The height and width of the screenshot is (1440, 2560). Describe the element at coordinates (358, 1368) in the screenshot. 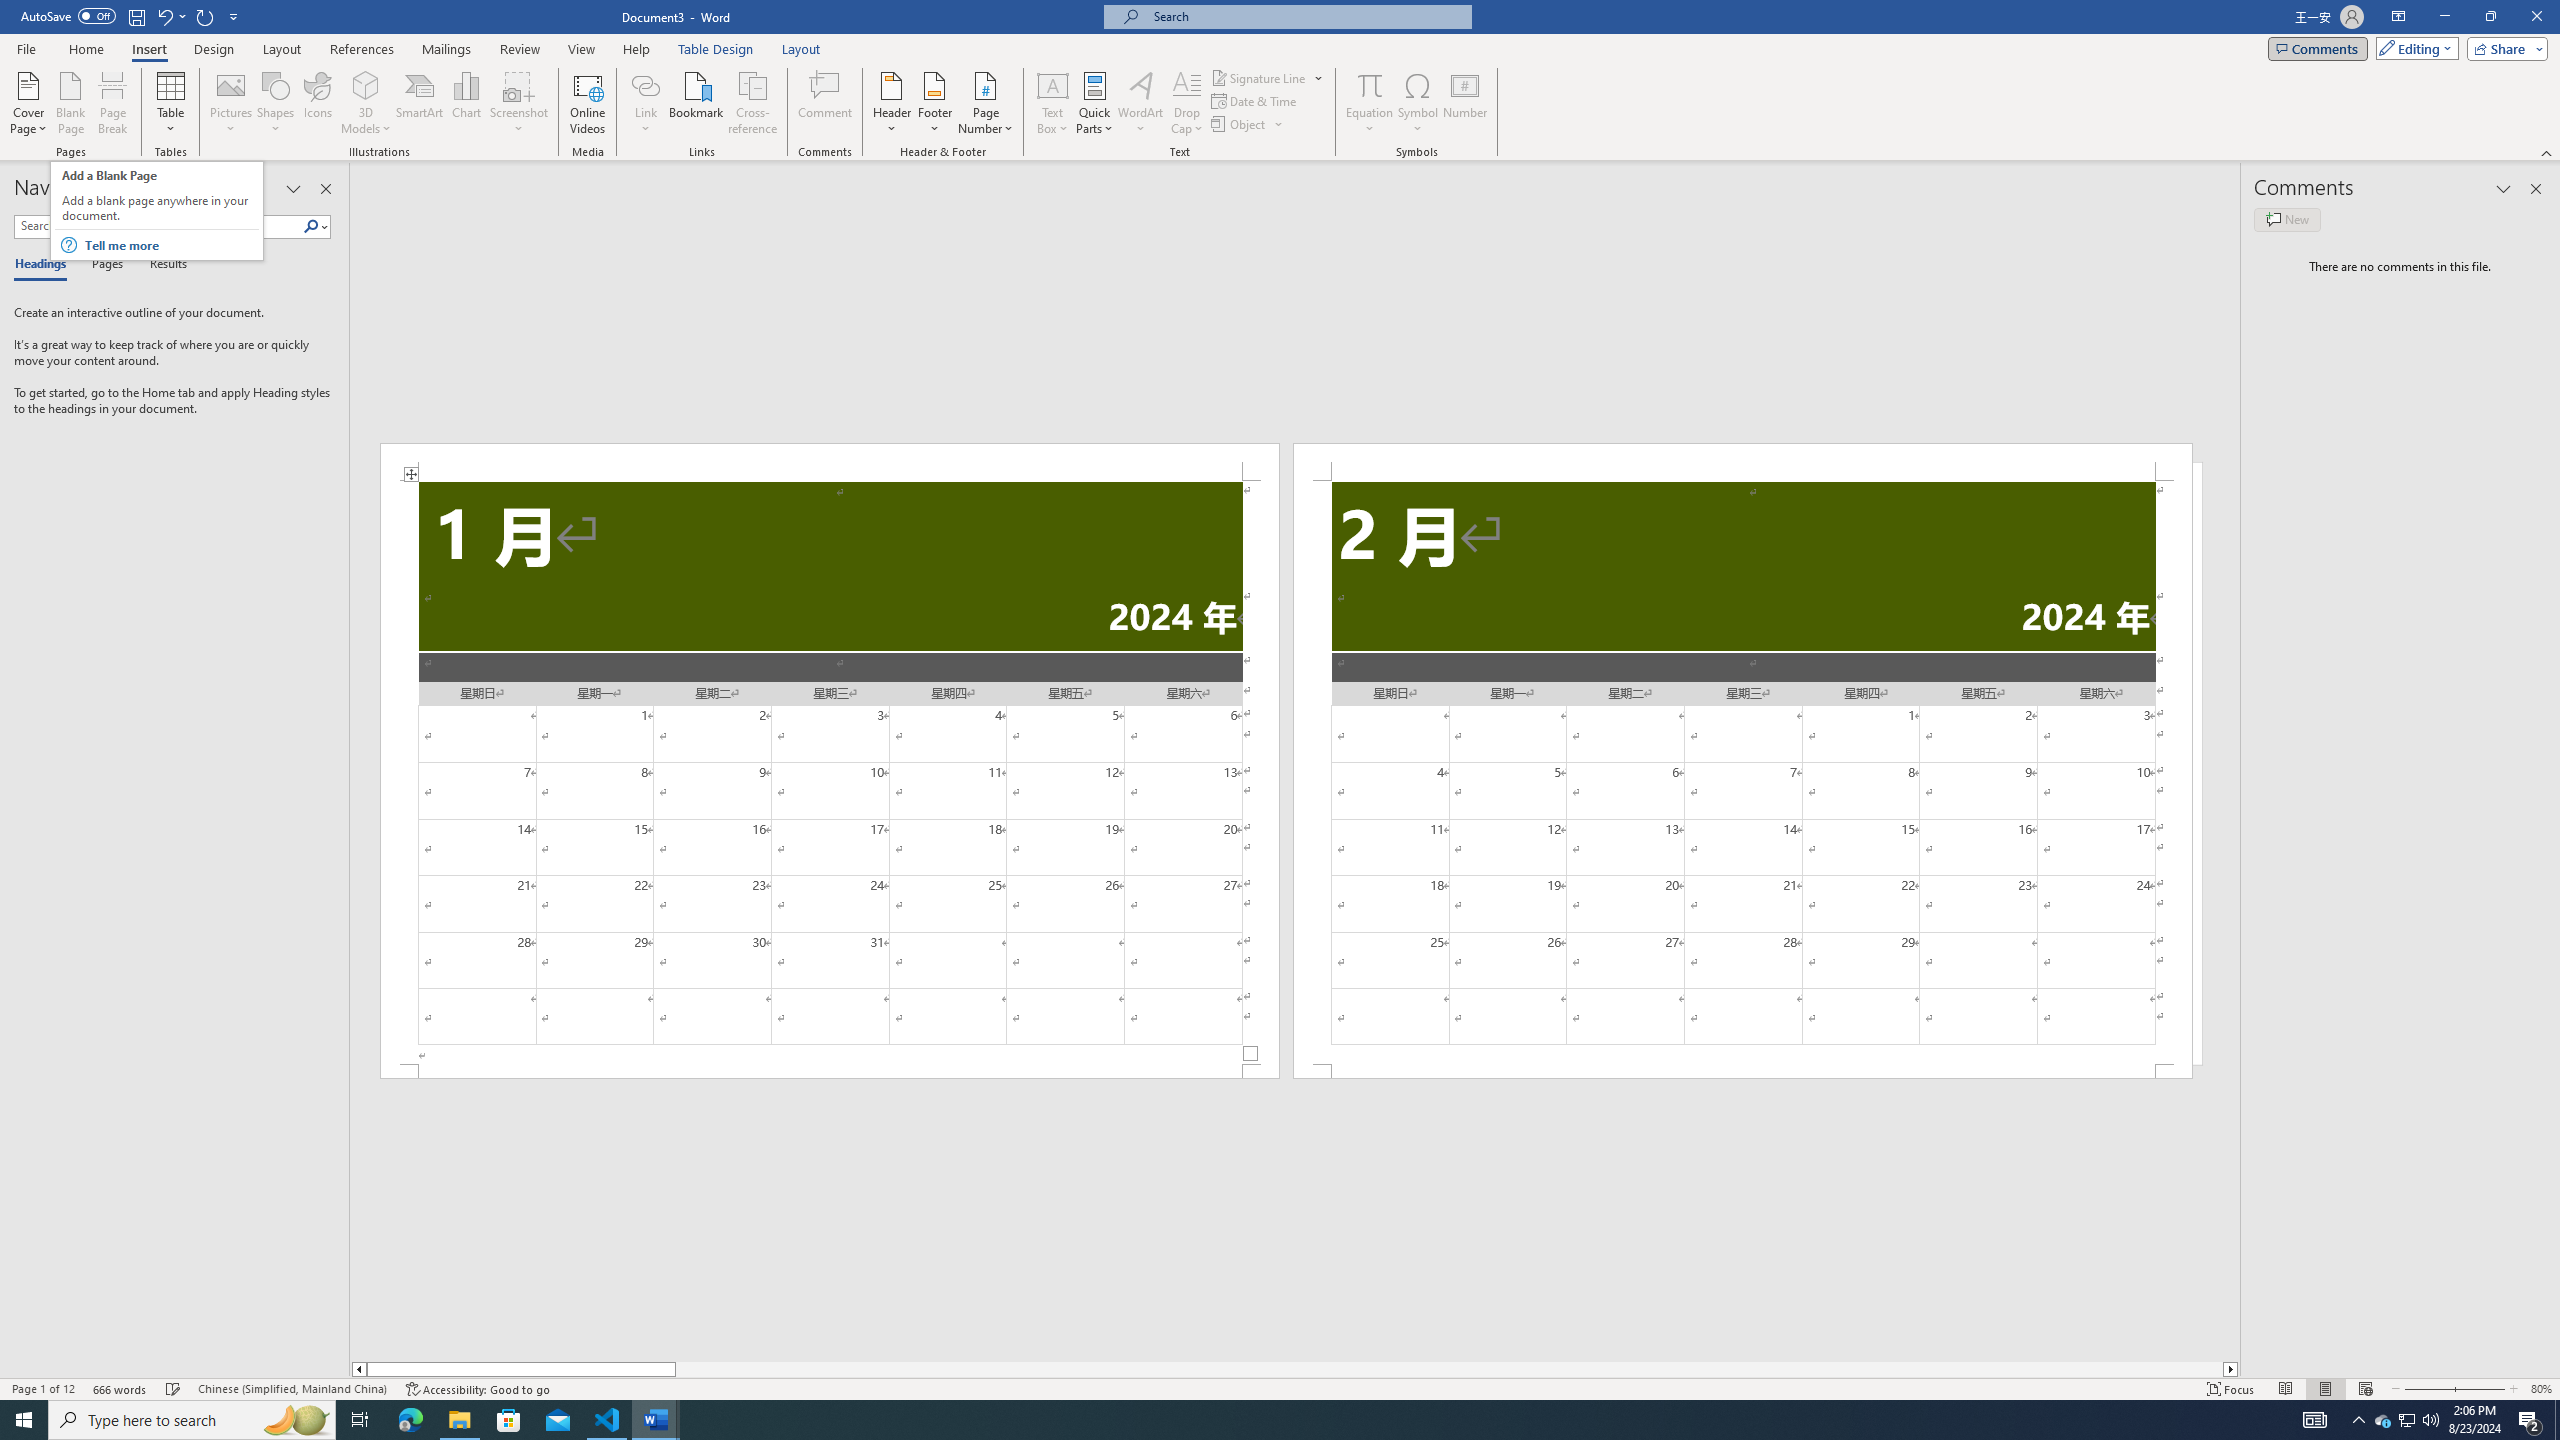

I see `'Column left'` at that location.